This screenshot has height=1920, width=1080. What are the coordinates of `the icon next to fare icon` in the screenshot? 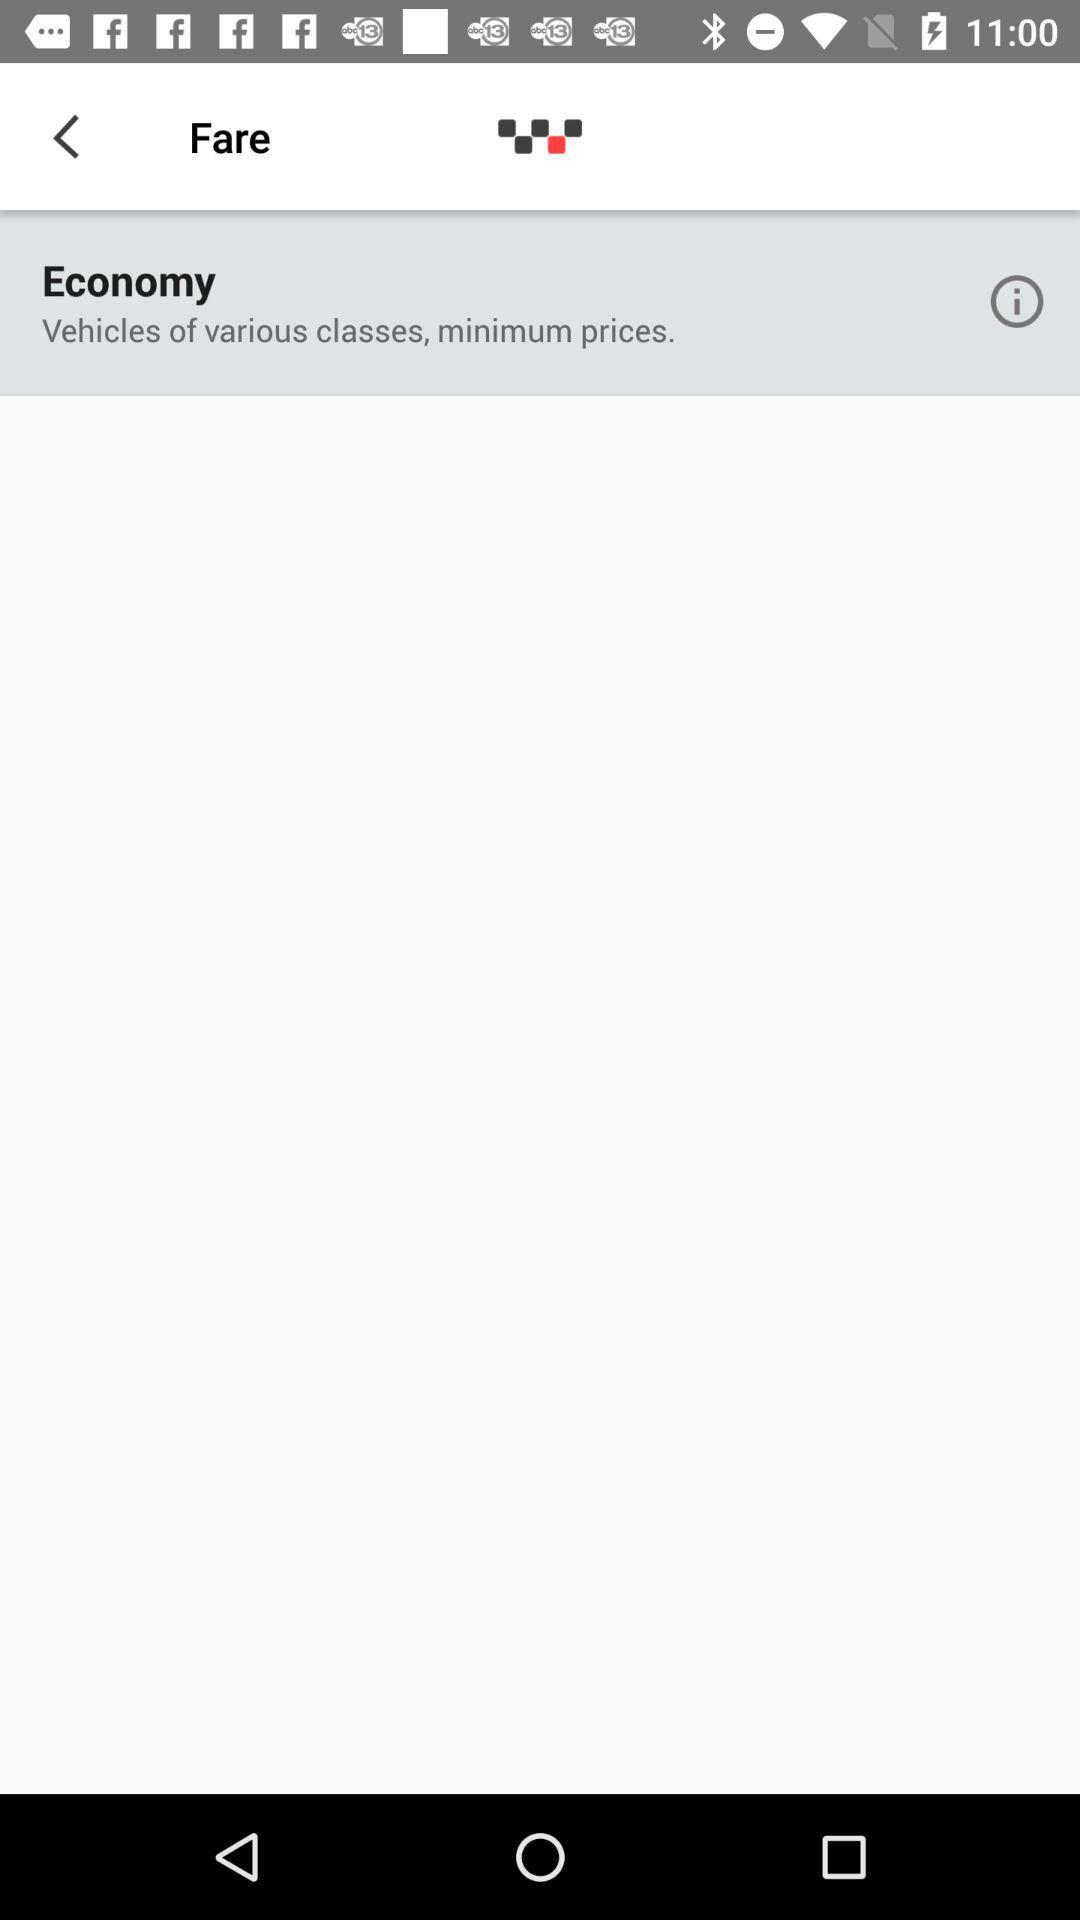 It's located at (72, 135).